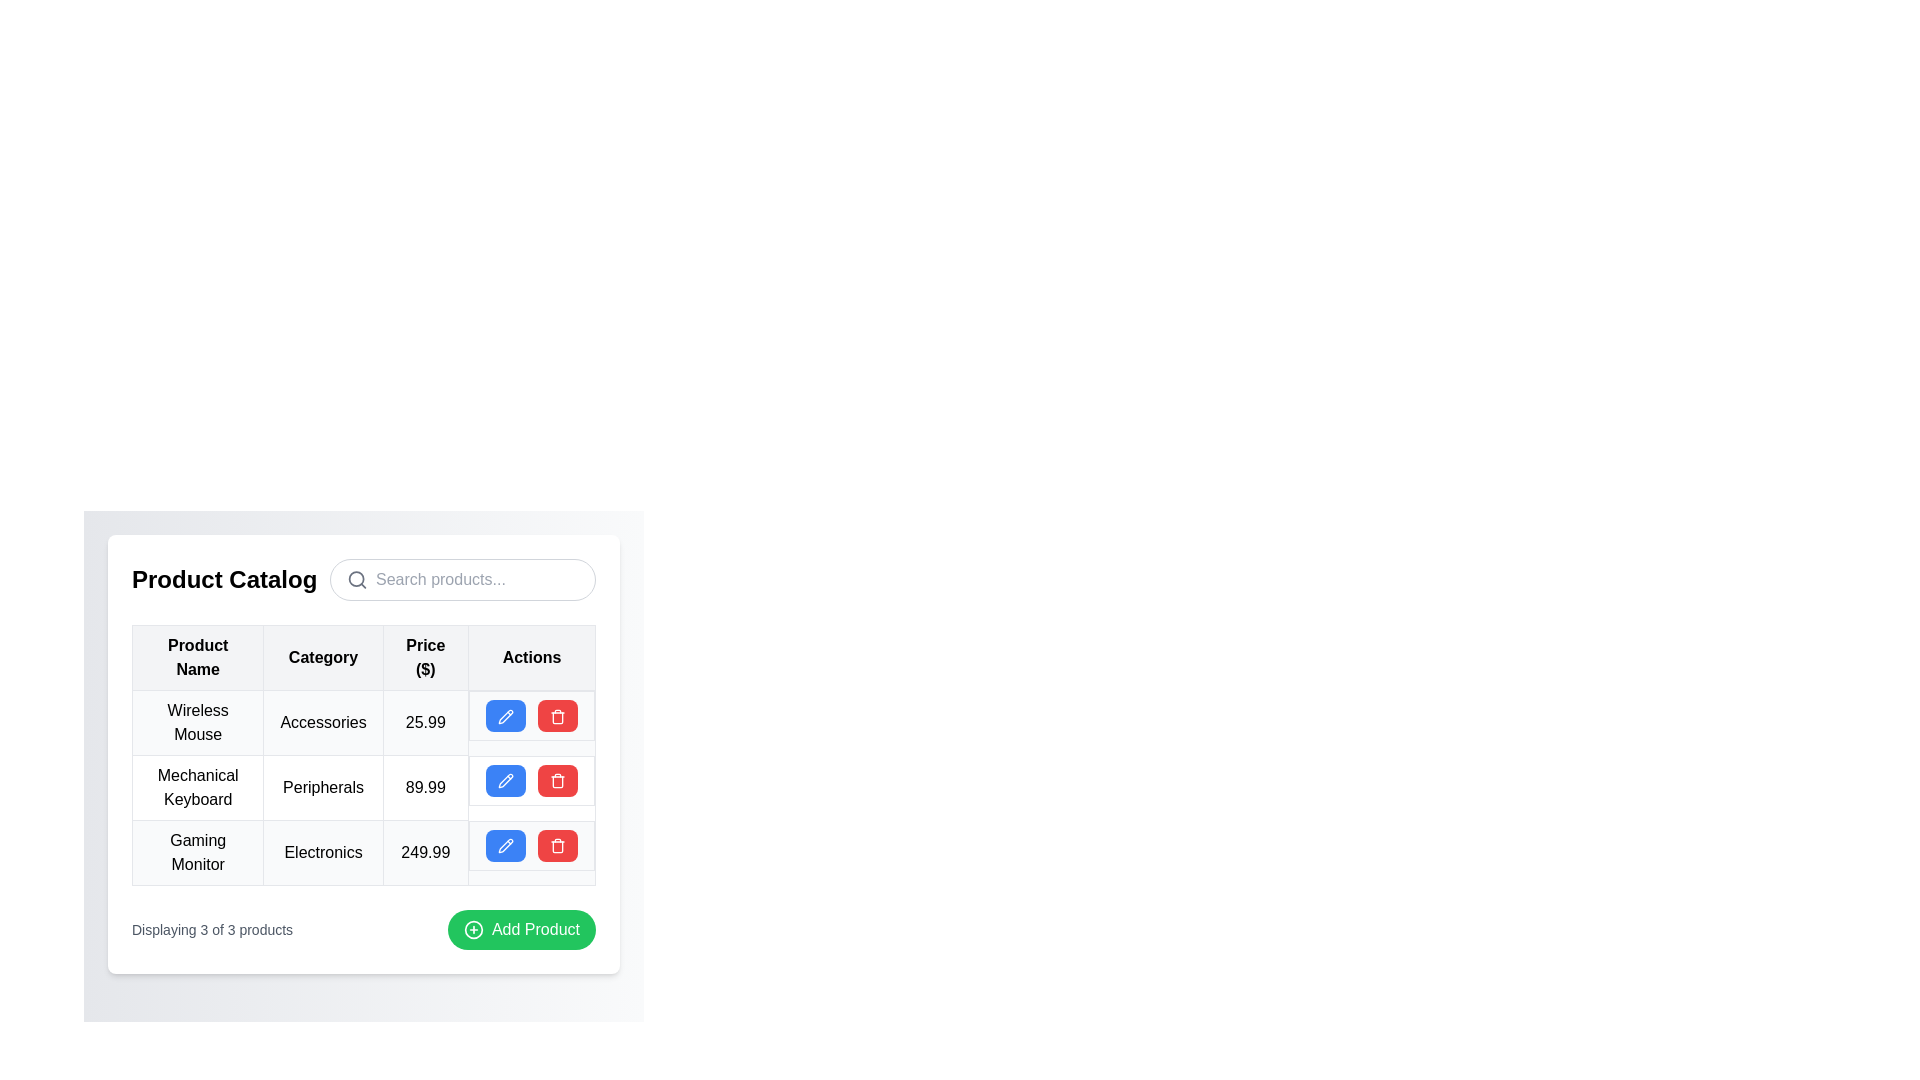  What do you see at coordinates (557, 780) in the screenshot?
I see `the delete icon for the 'Mechanical Keyboard' product in the 'Actions' column of the table` at bounding box center [557, 780].